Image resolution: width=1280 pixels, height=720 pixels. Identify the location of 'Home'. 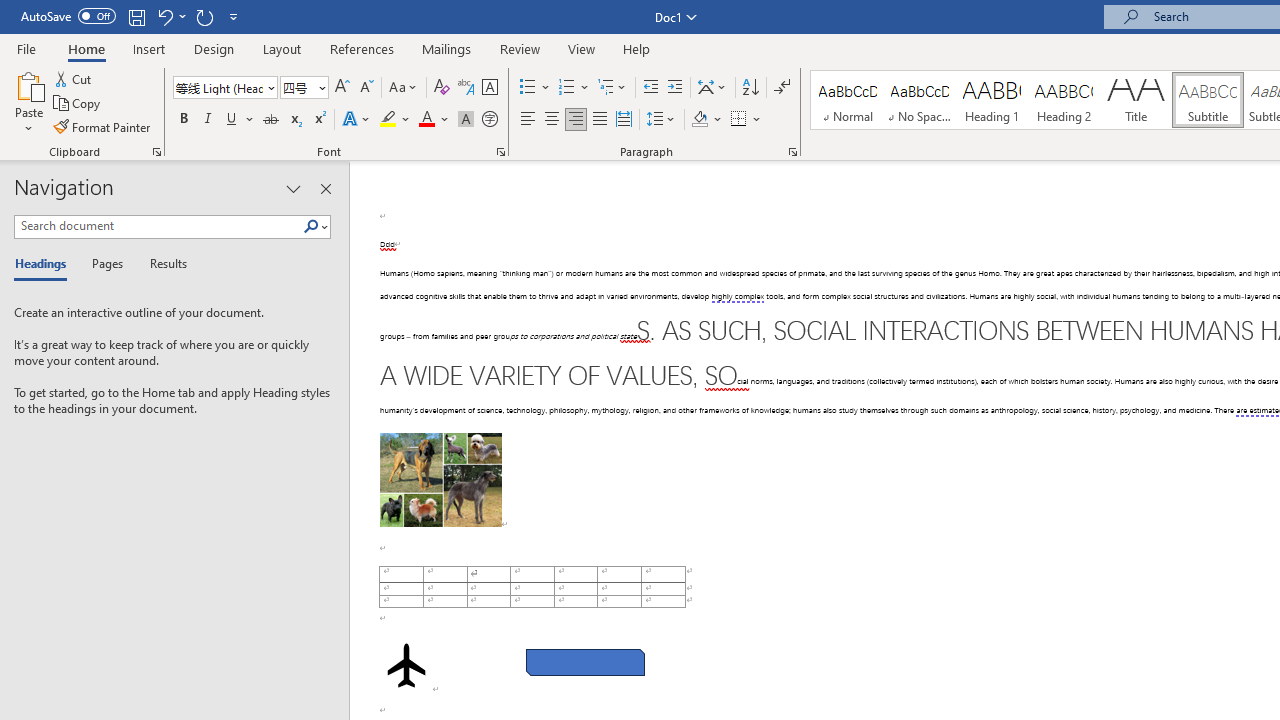
(85, 48).